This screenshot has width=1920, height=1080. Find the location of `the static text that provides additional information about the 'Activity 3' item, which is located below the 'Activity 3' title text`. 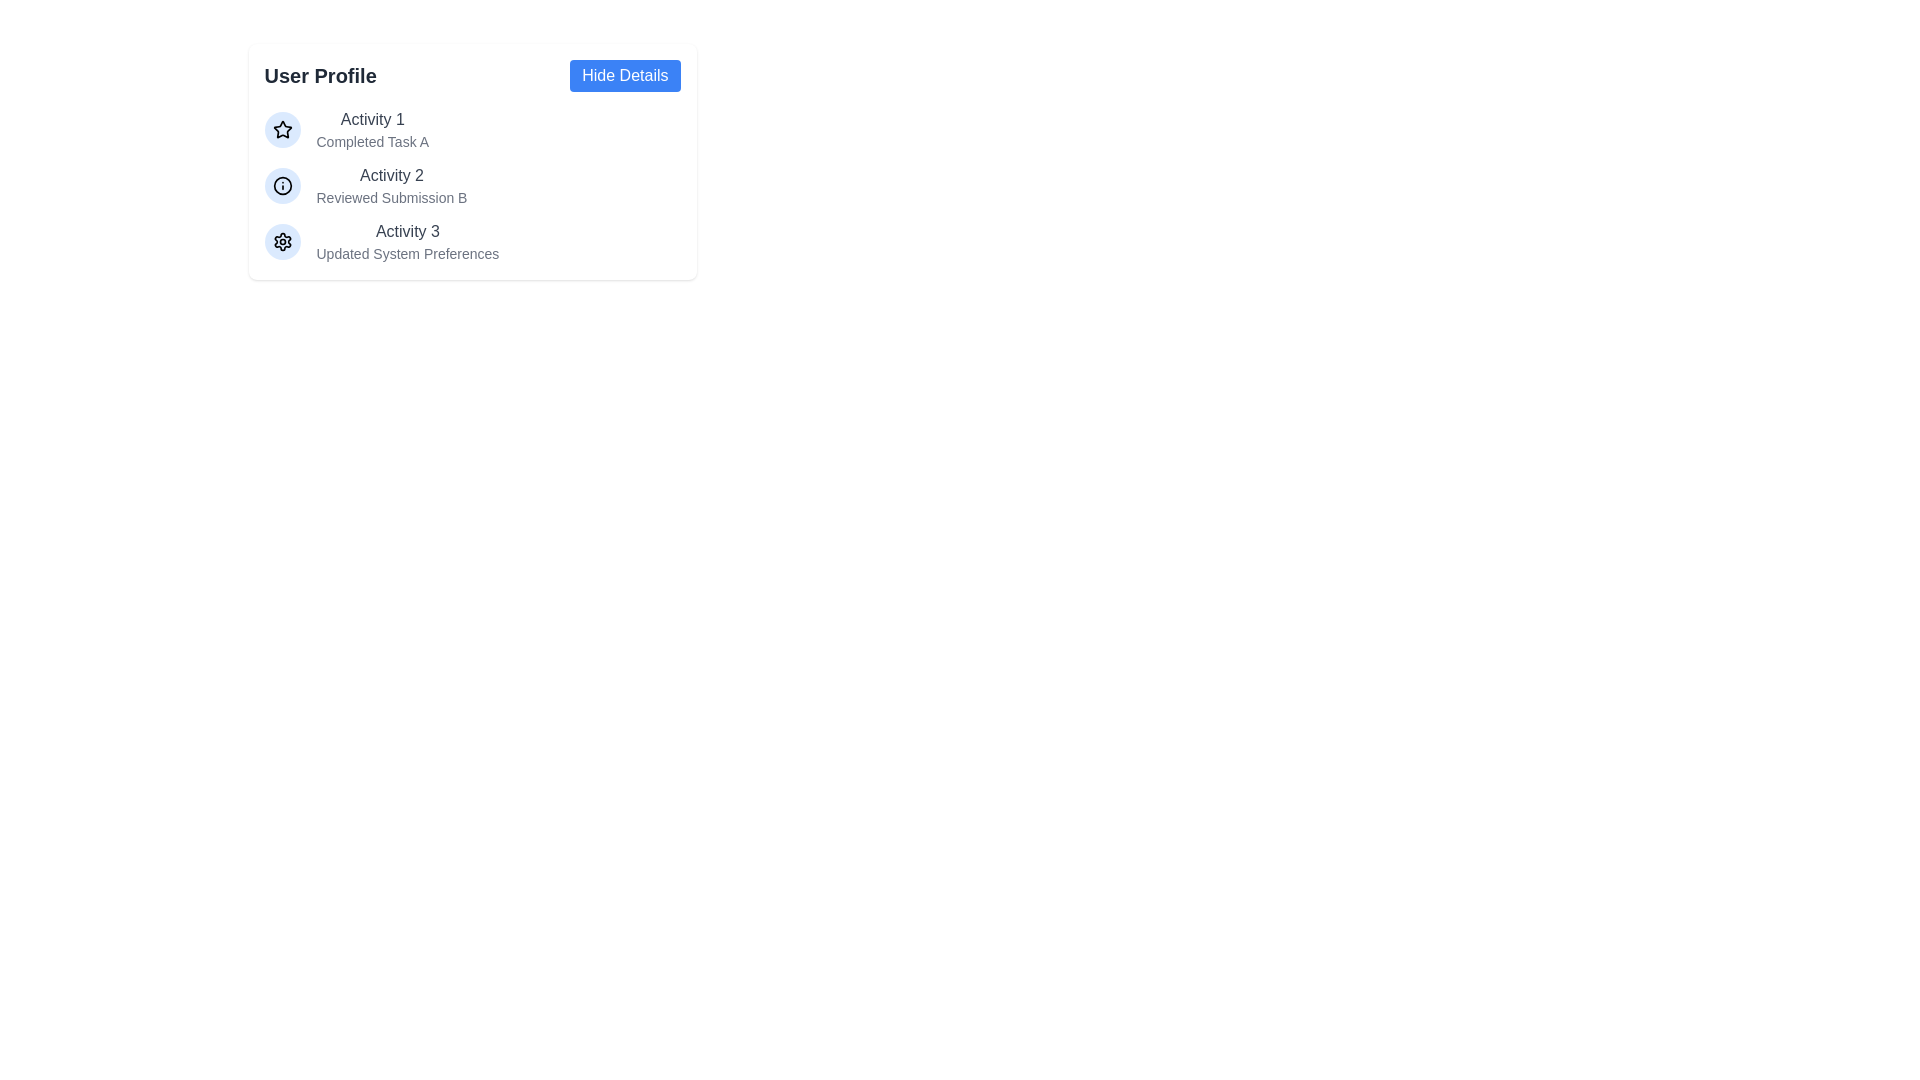

the static text that provides additional information about the 'Activity 3' item, which is located below the 'Activity 3' title text is located at coordinates (407, 253).